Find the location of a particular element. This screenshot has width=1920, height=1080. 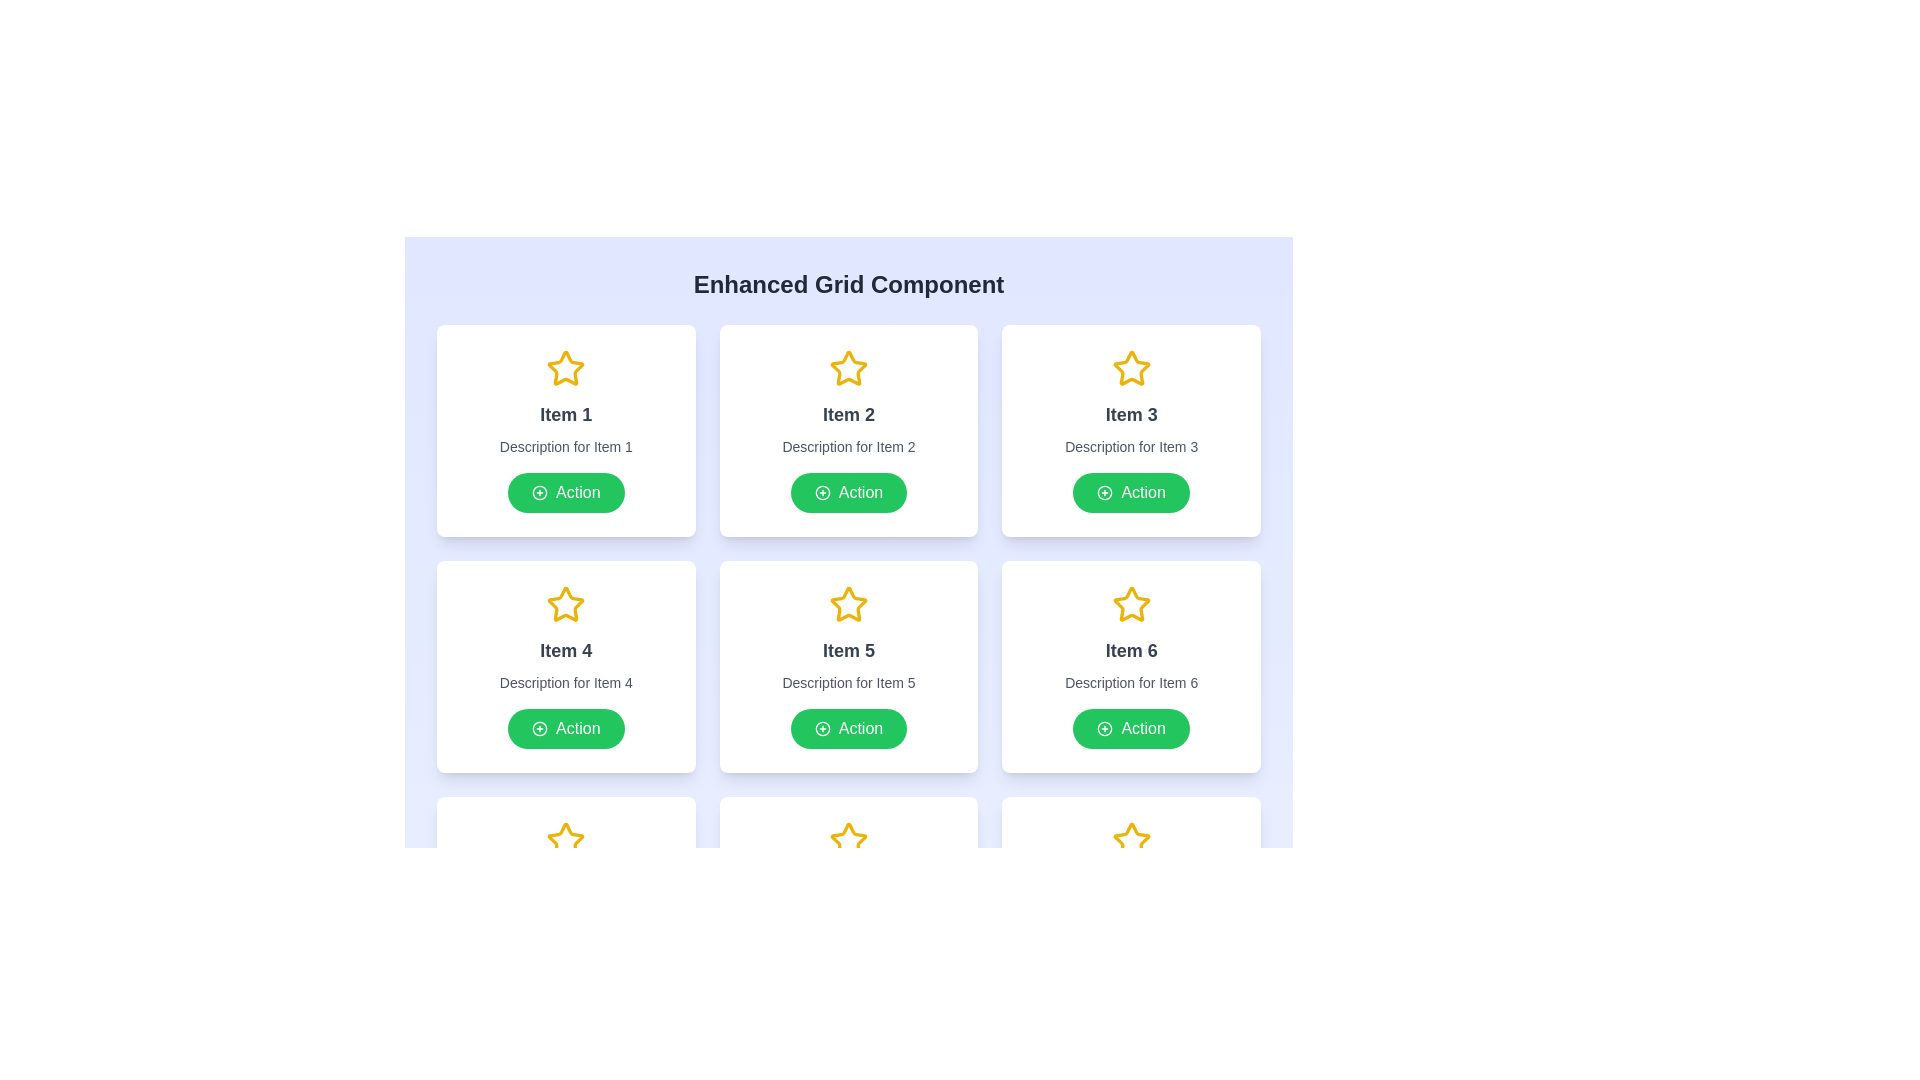

the textual label displaying 'Action' which is styled with white text on a green background, positioned to the right of a '+' icon inside a rounded button under 'Item 6' is located at coordinates (1143, 729).